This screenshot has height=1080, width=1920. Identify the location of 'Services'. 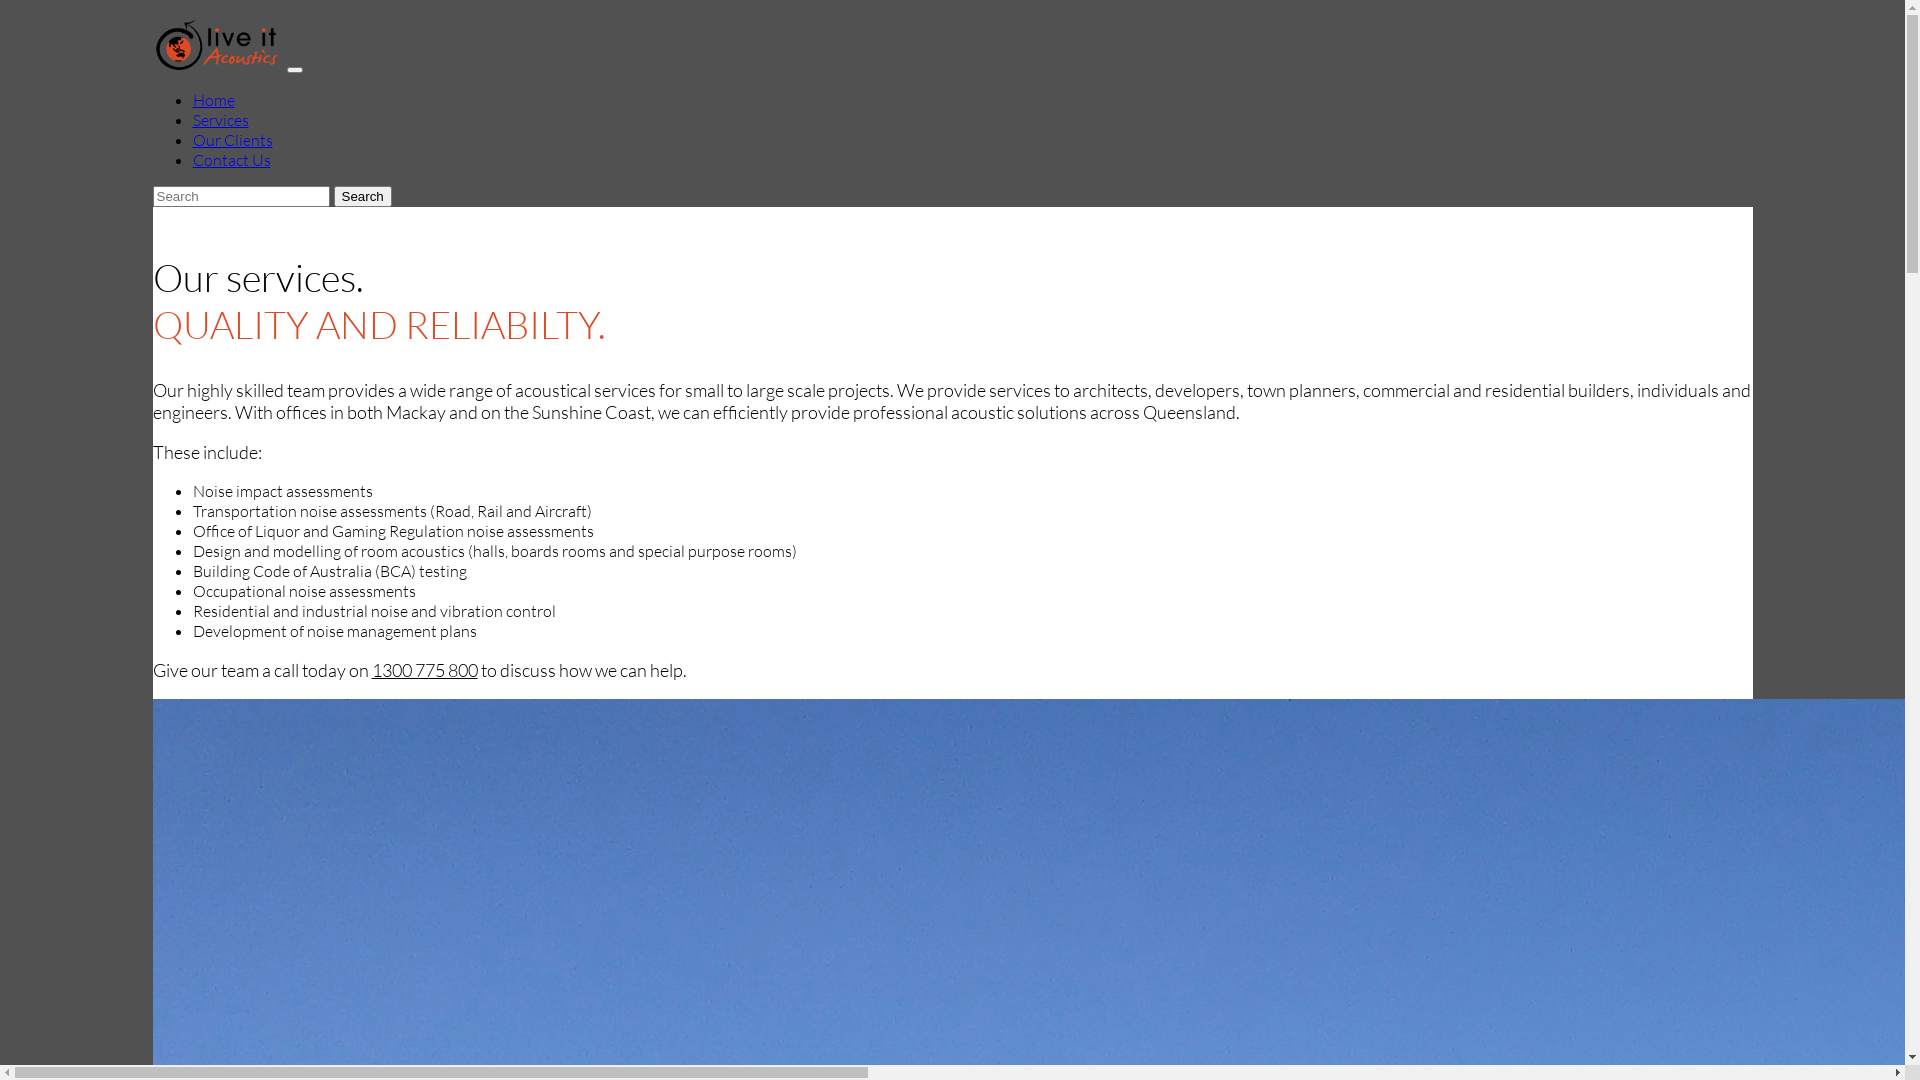
(220, 119).